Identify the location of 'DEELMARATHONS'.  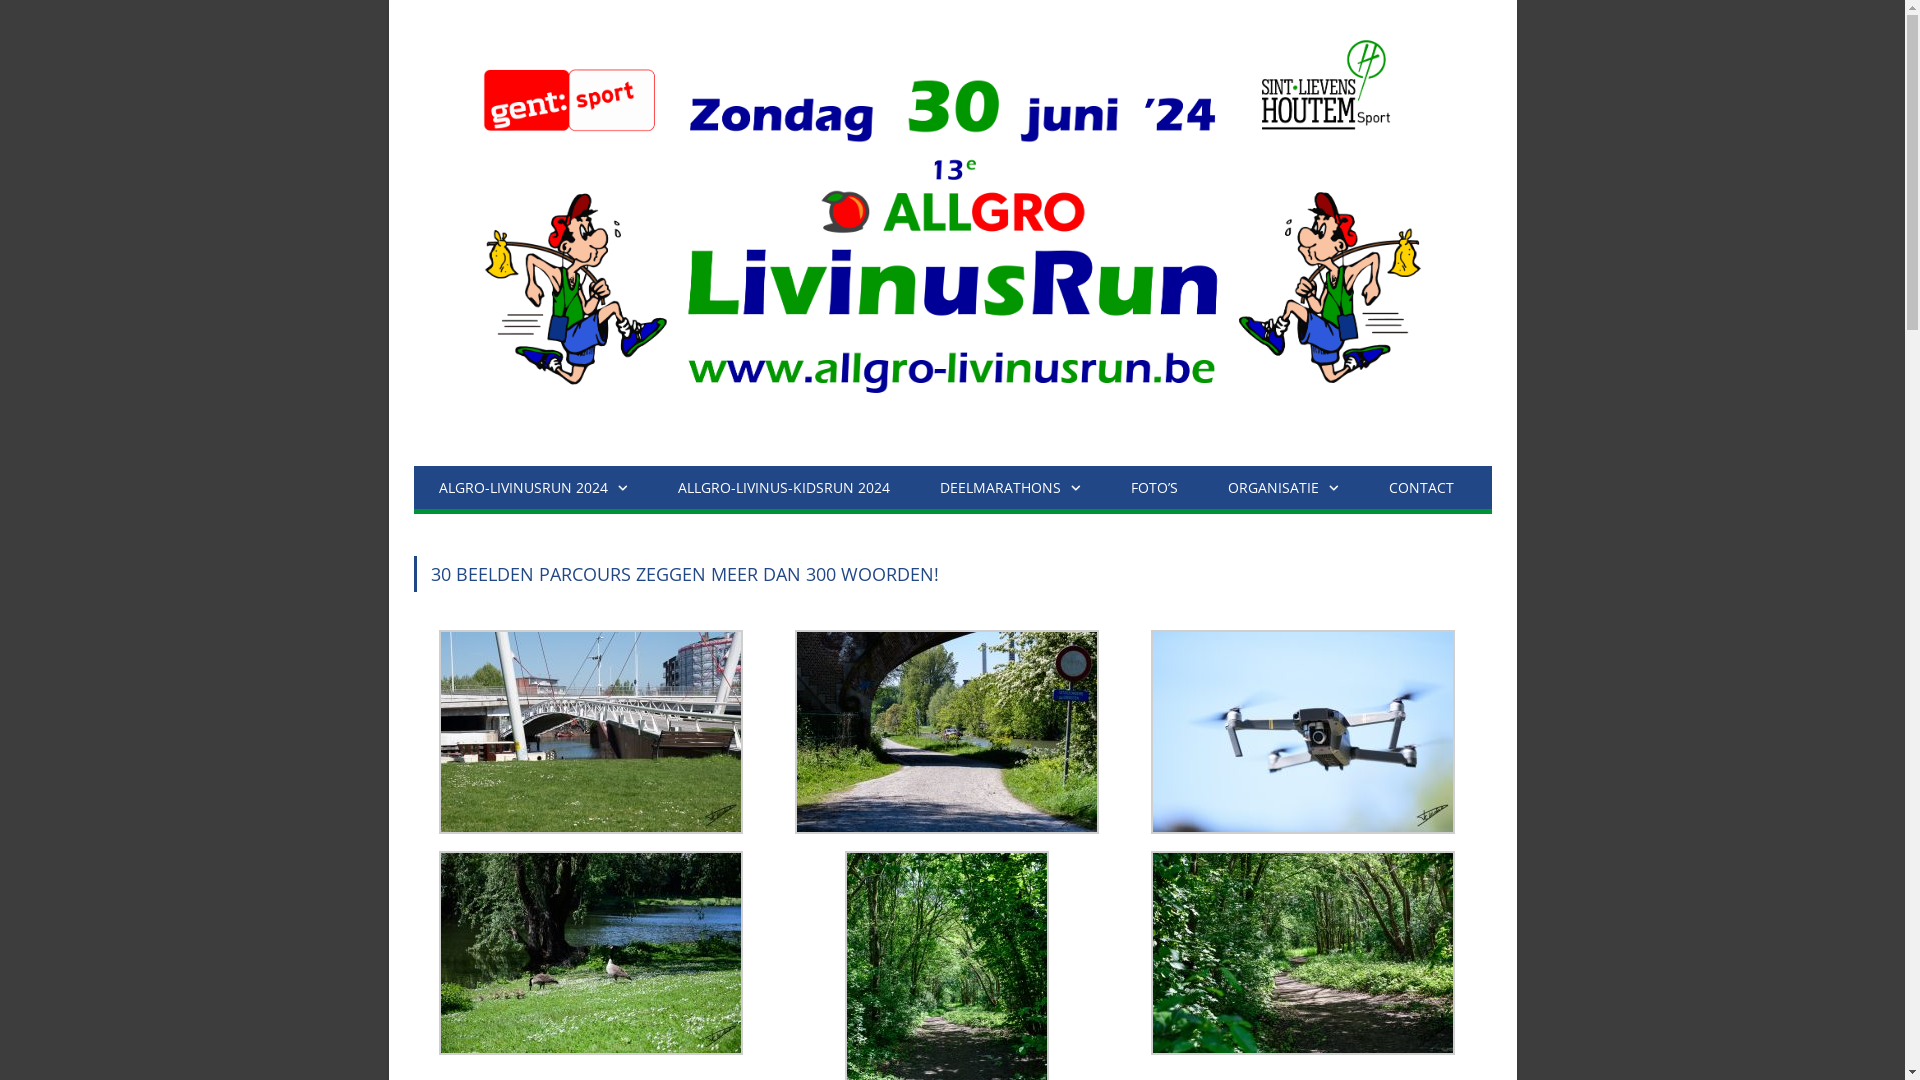
(1009, 488).